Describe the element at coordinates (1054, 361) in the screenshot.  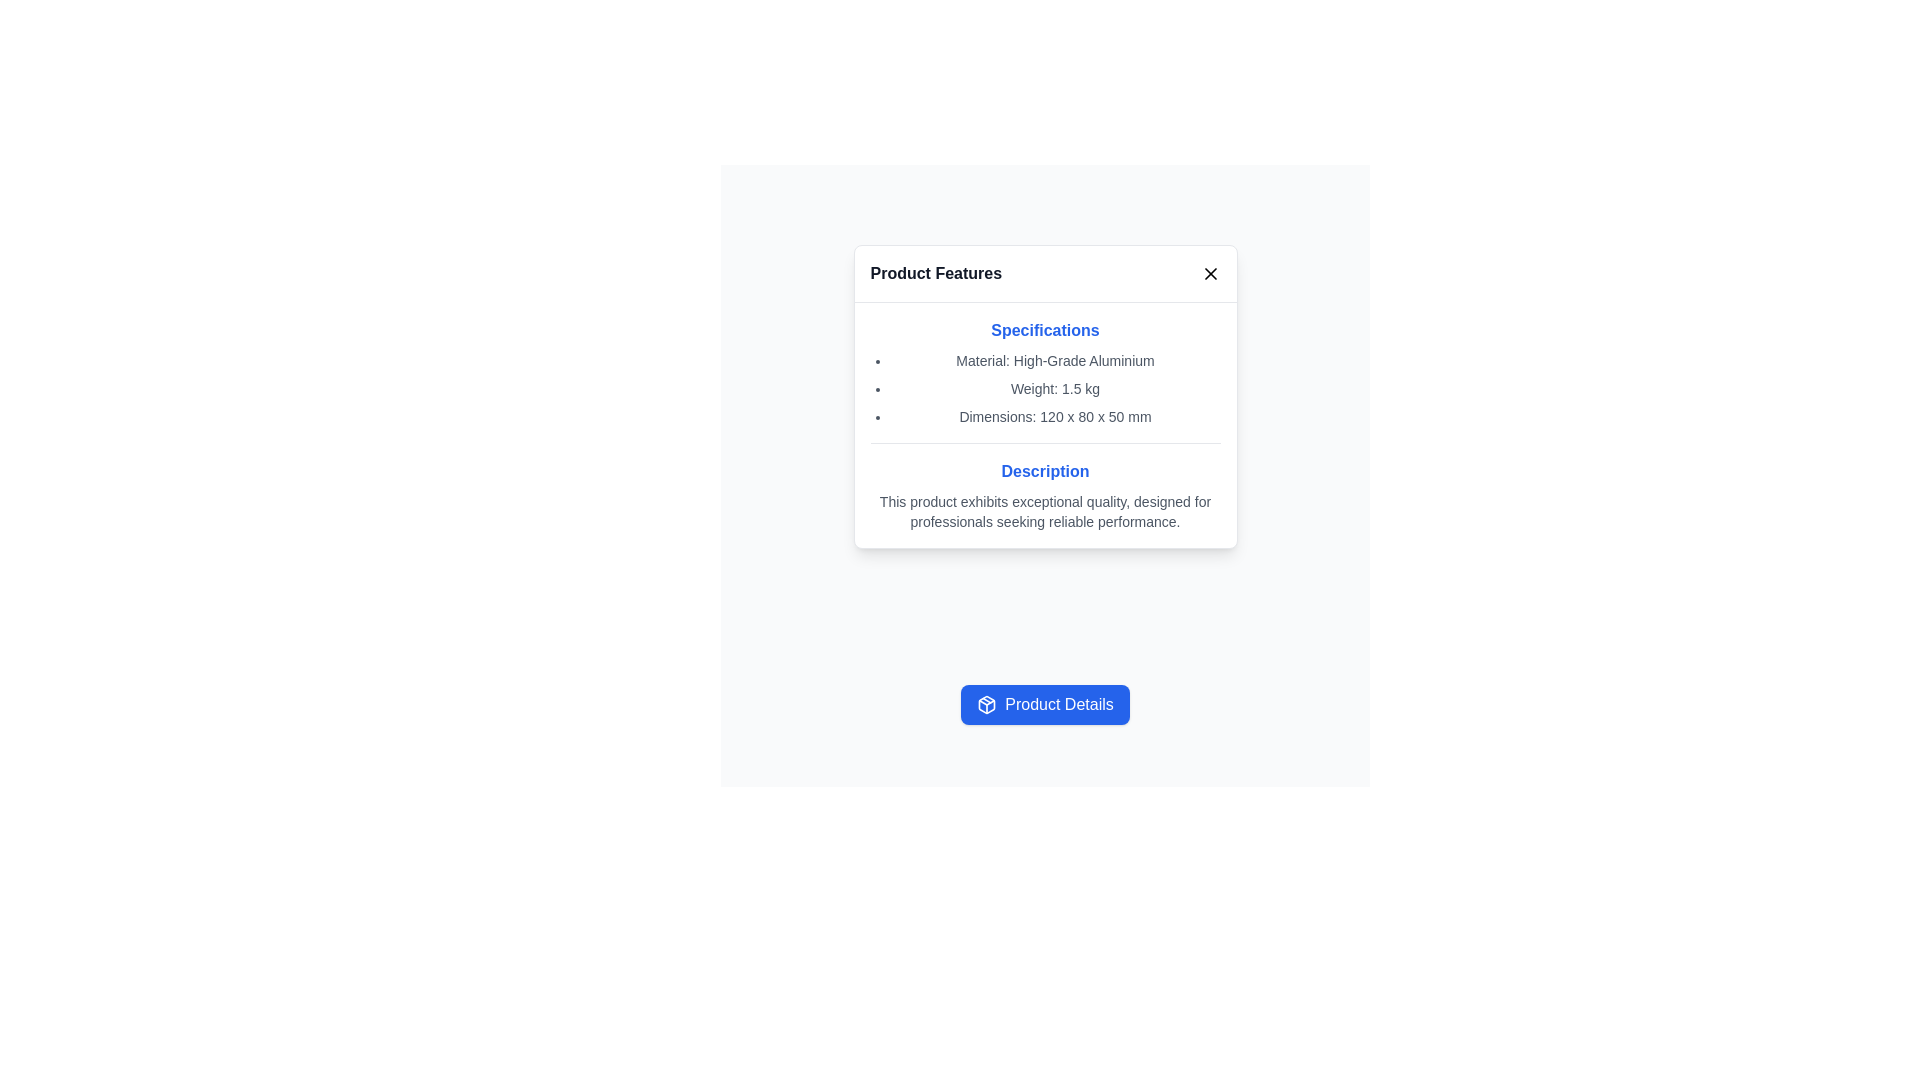
I see `text of the first item in the bullet-point list under the 'Specifications' heading that states 'Material: High-Grade Aluminium'` at that location.